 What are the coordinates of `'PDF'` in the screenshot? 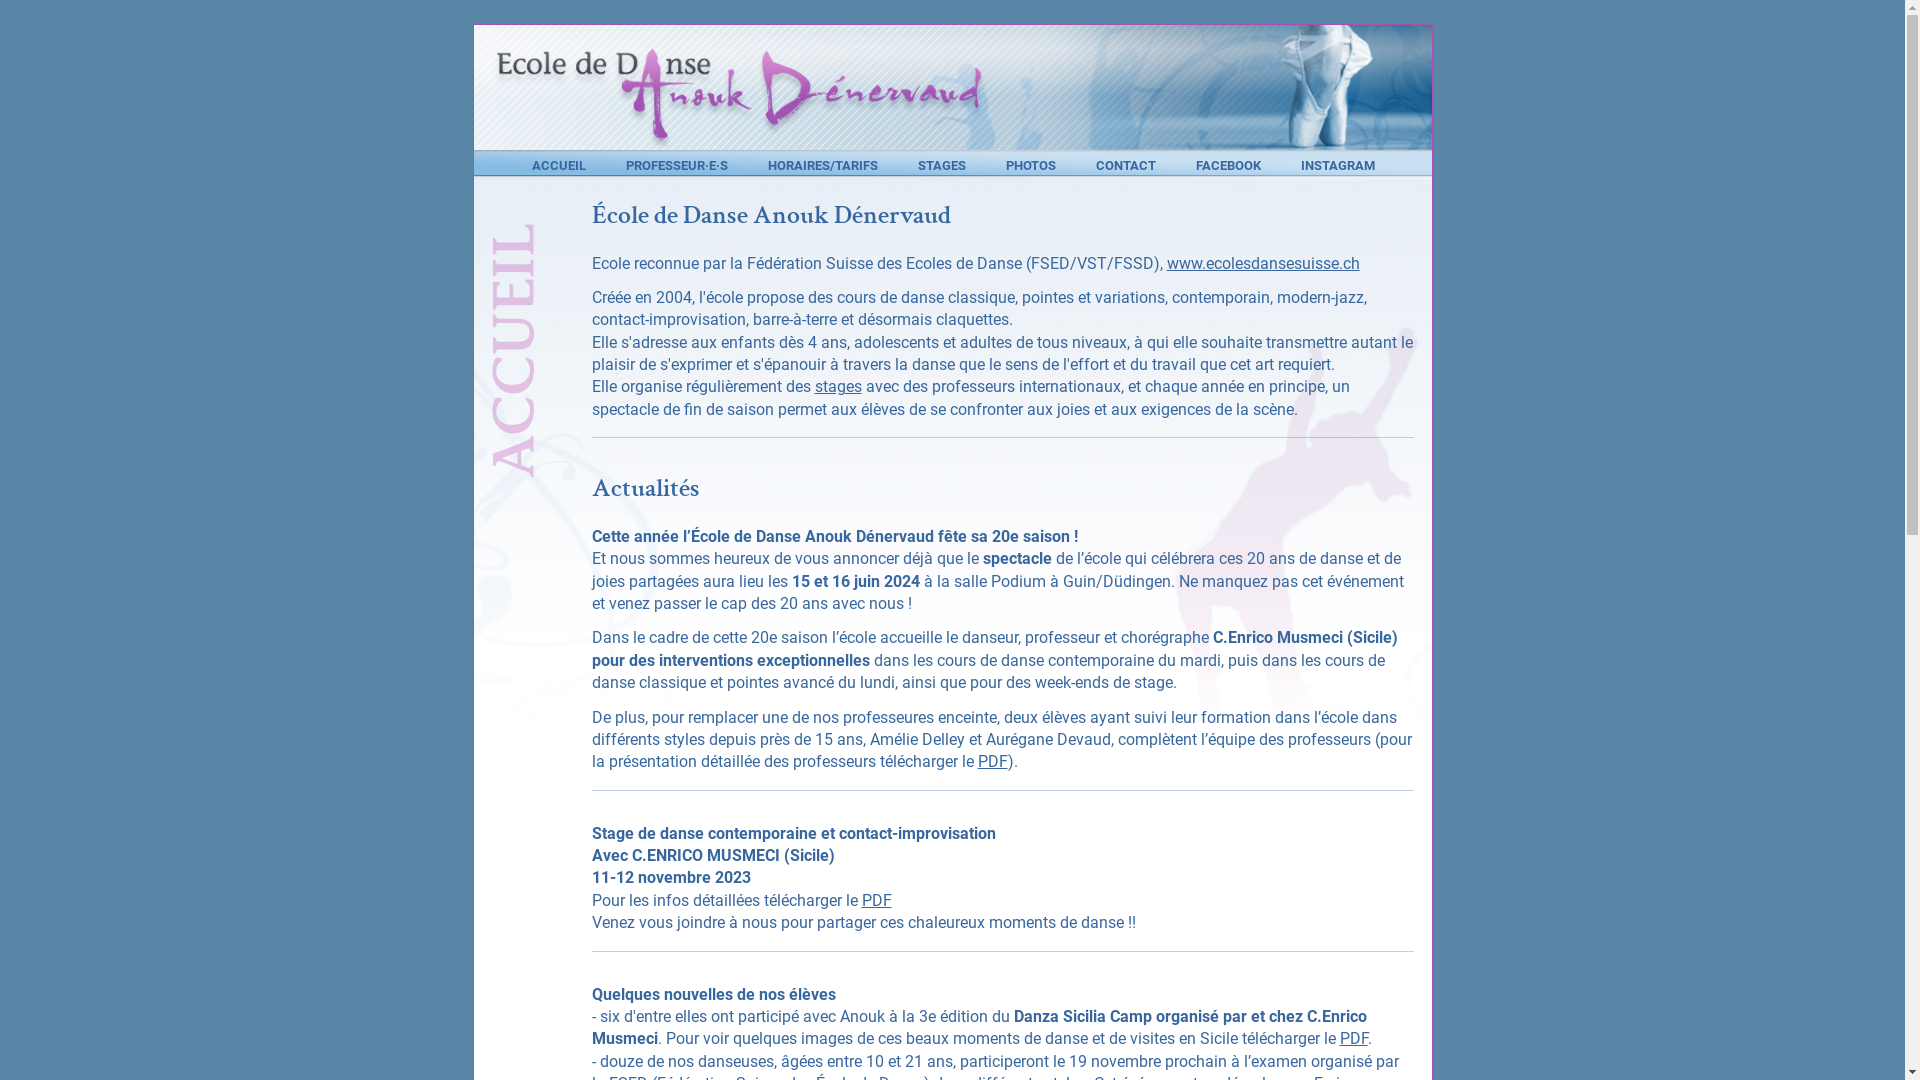 It's located at (862, 900).